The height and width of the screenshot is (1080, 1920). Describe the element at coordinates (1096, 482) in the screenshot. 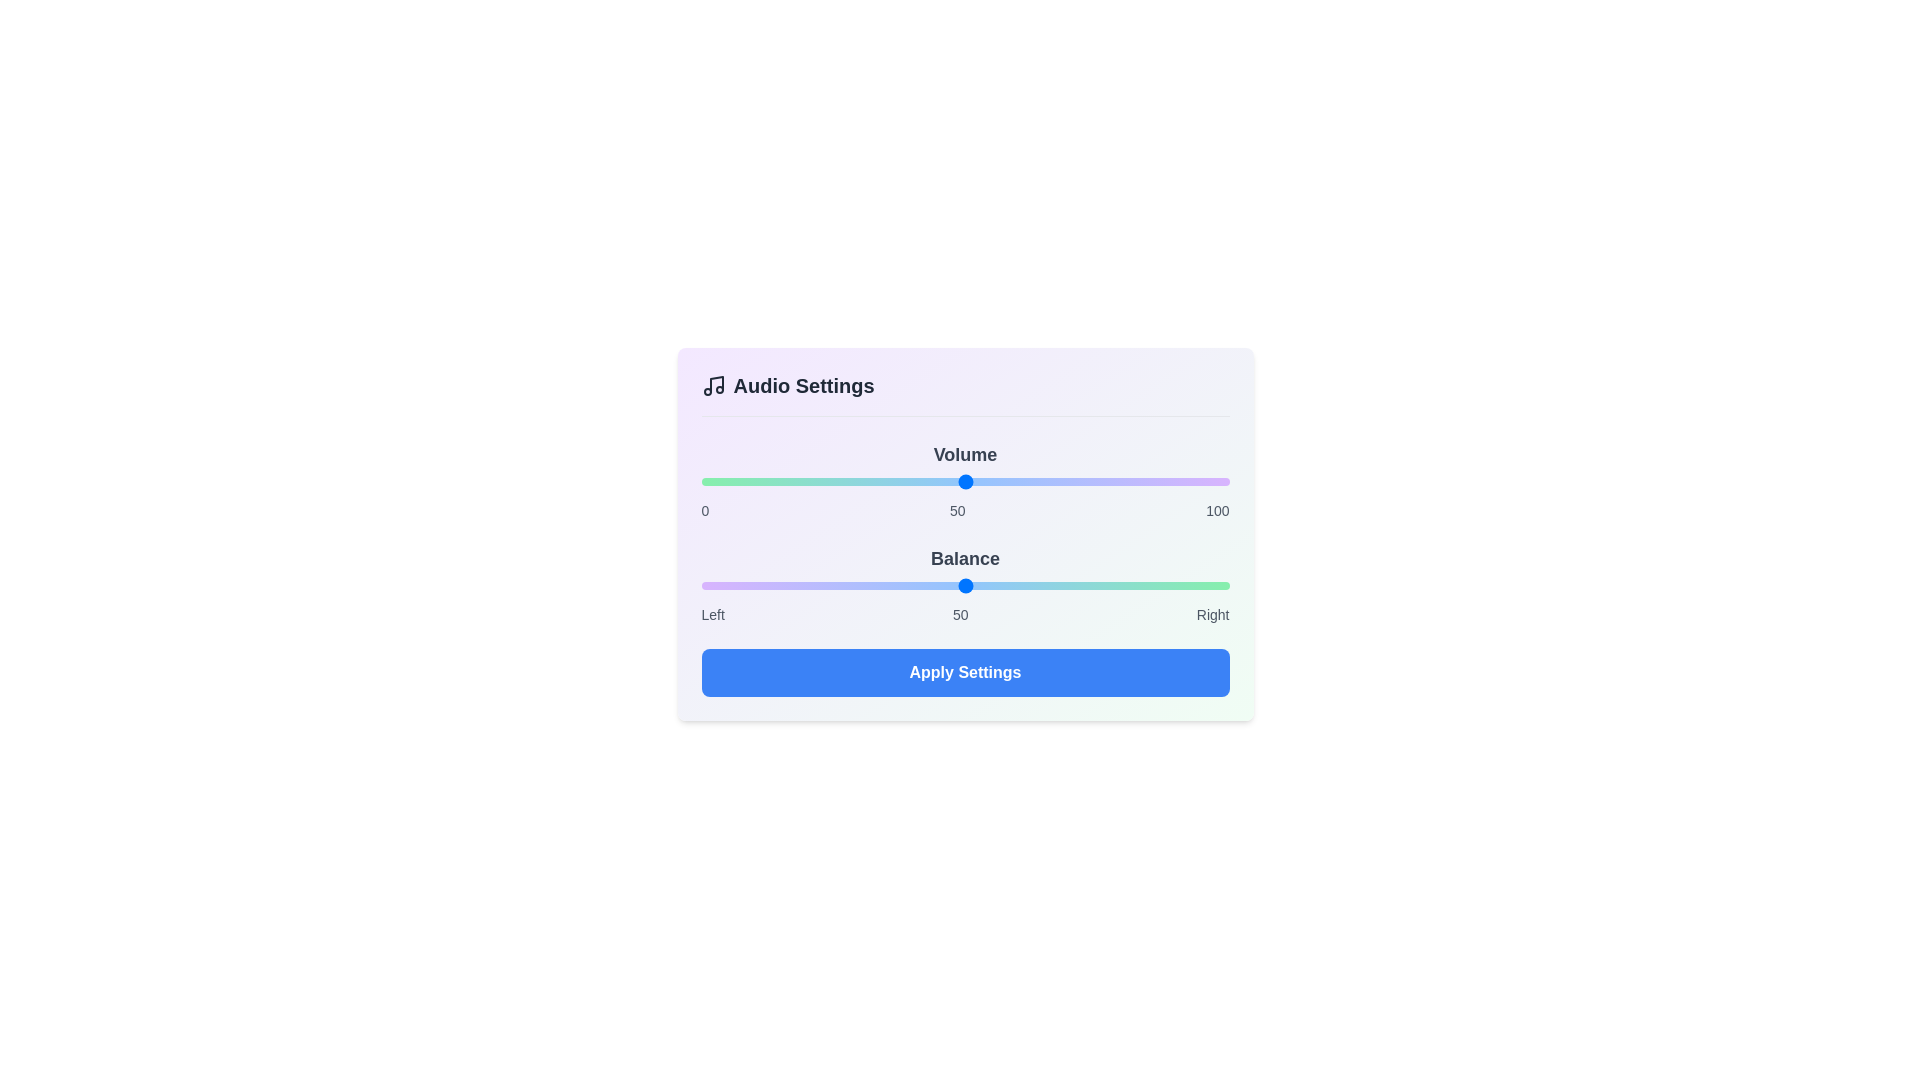

I see `the volume level` at that location.